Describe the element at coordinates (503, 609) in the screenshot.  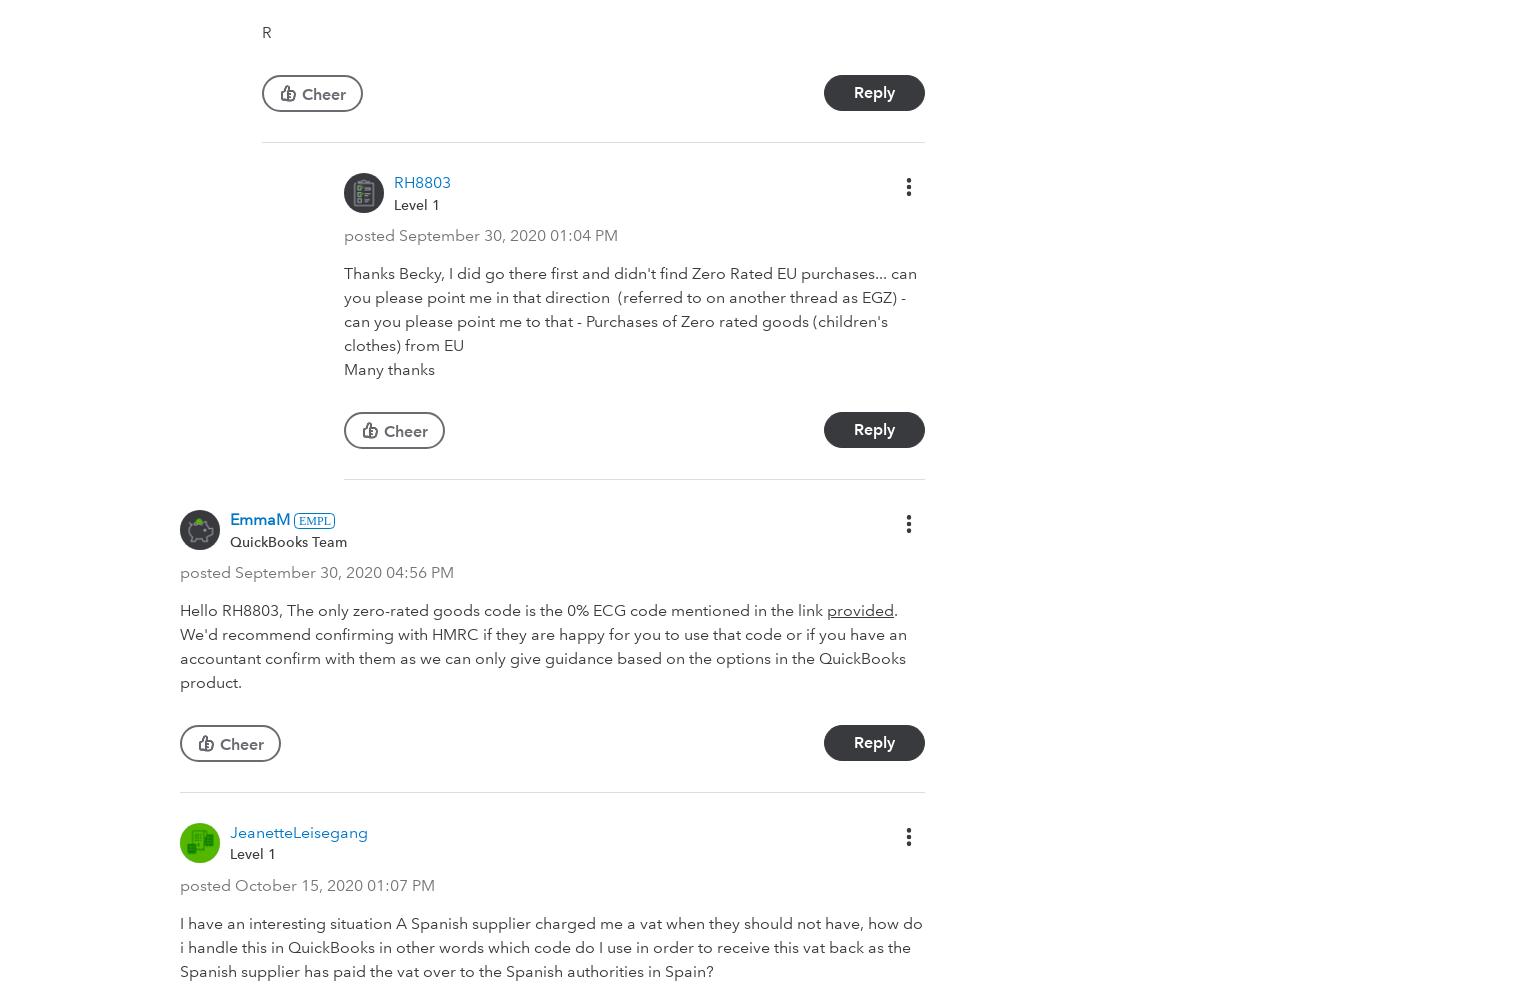
I see `'Hello RH8803, The only zero-rated goods code is the 0% ECG code mentioned in the link'` at that location.